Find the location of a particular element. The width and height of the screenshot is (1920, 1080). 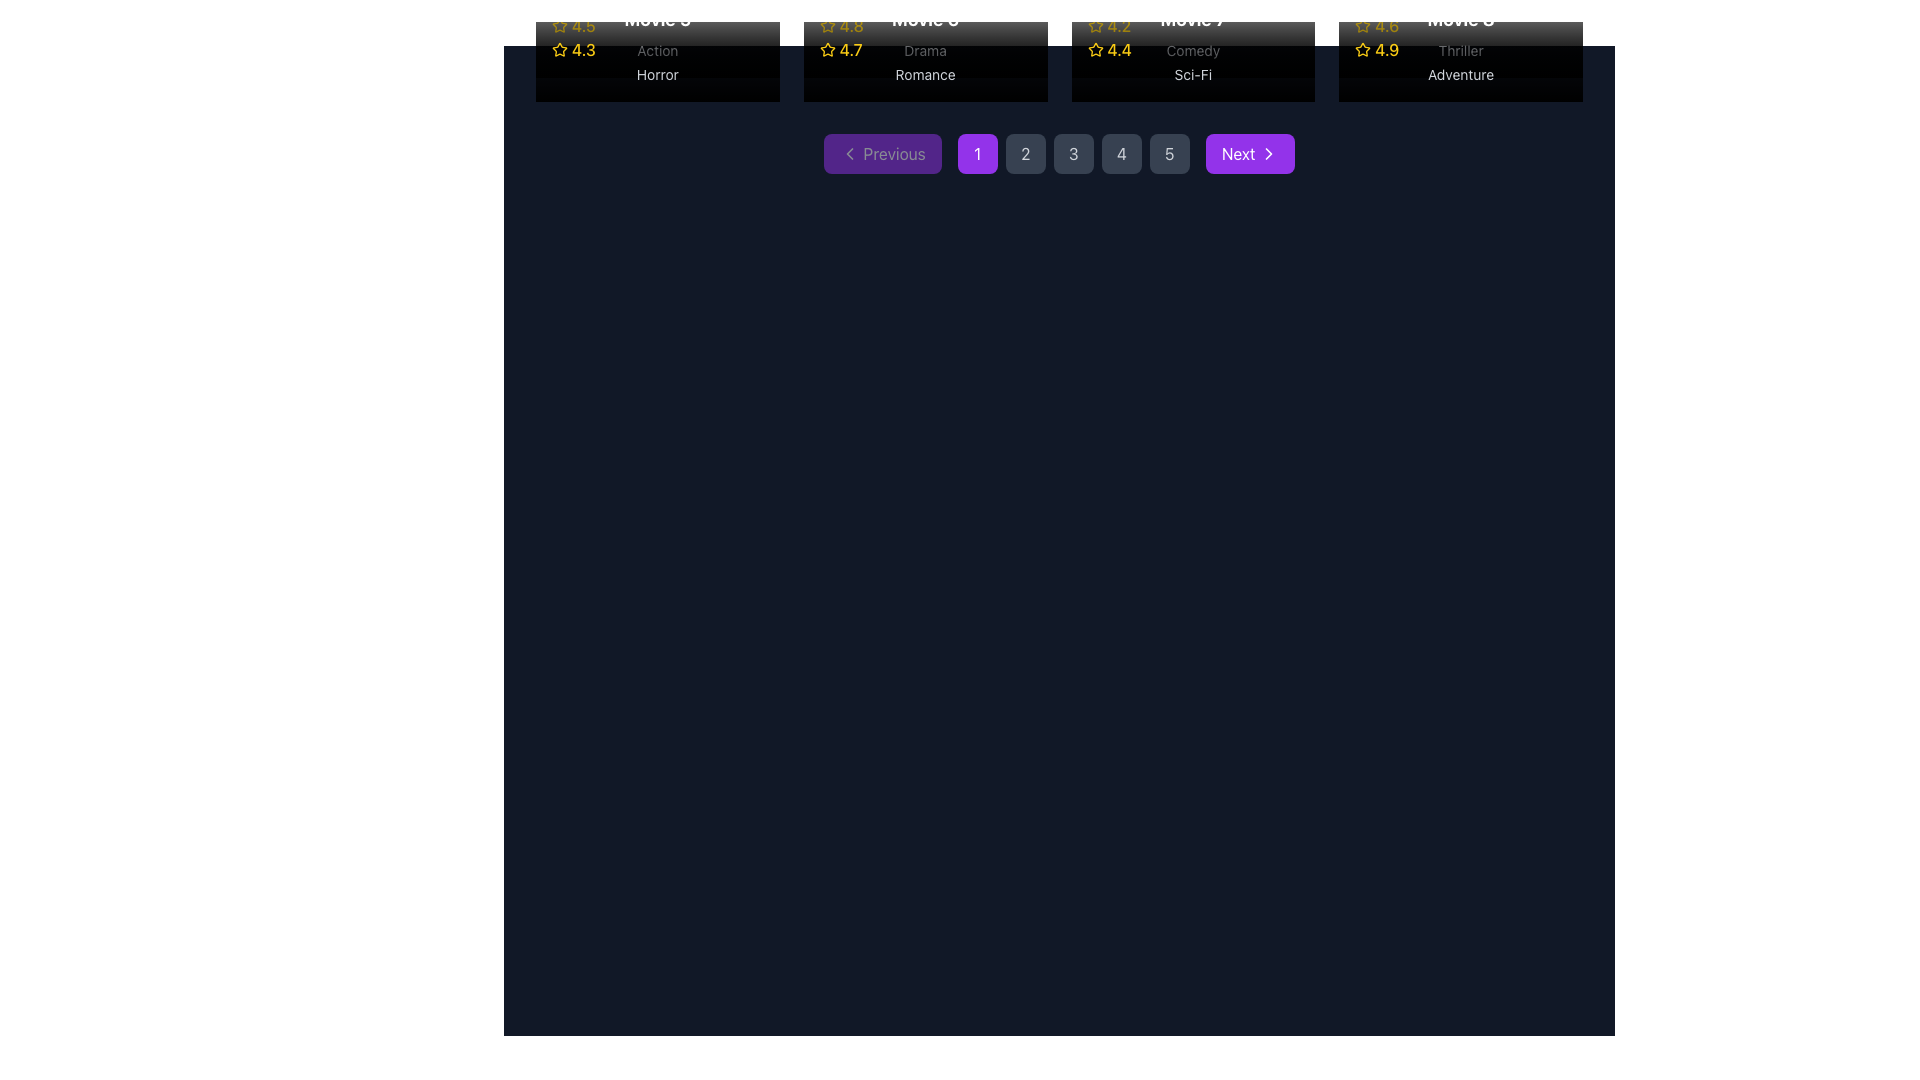

the numeric rating display element showing '4.5' in bold yellow font, which is located to the right of a star symbol is located at coordinates (582, 26).